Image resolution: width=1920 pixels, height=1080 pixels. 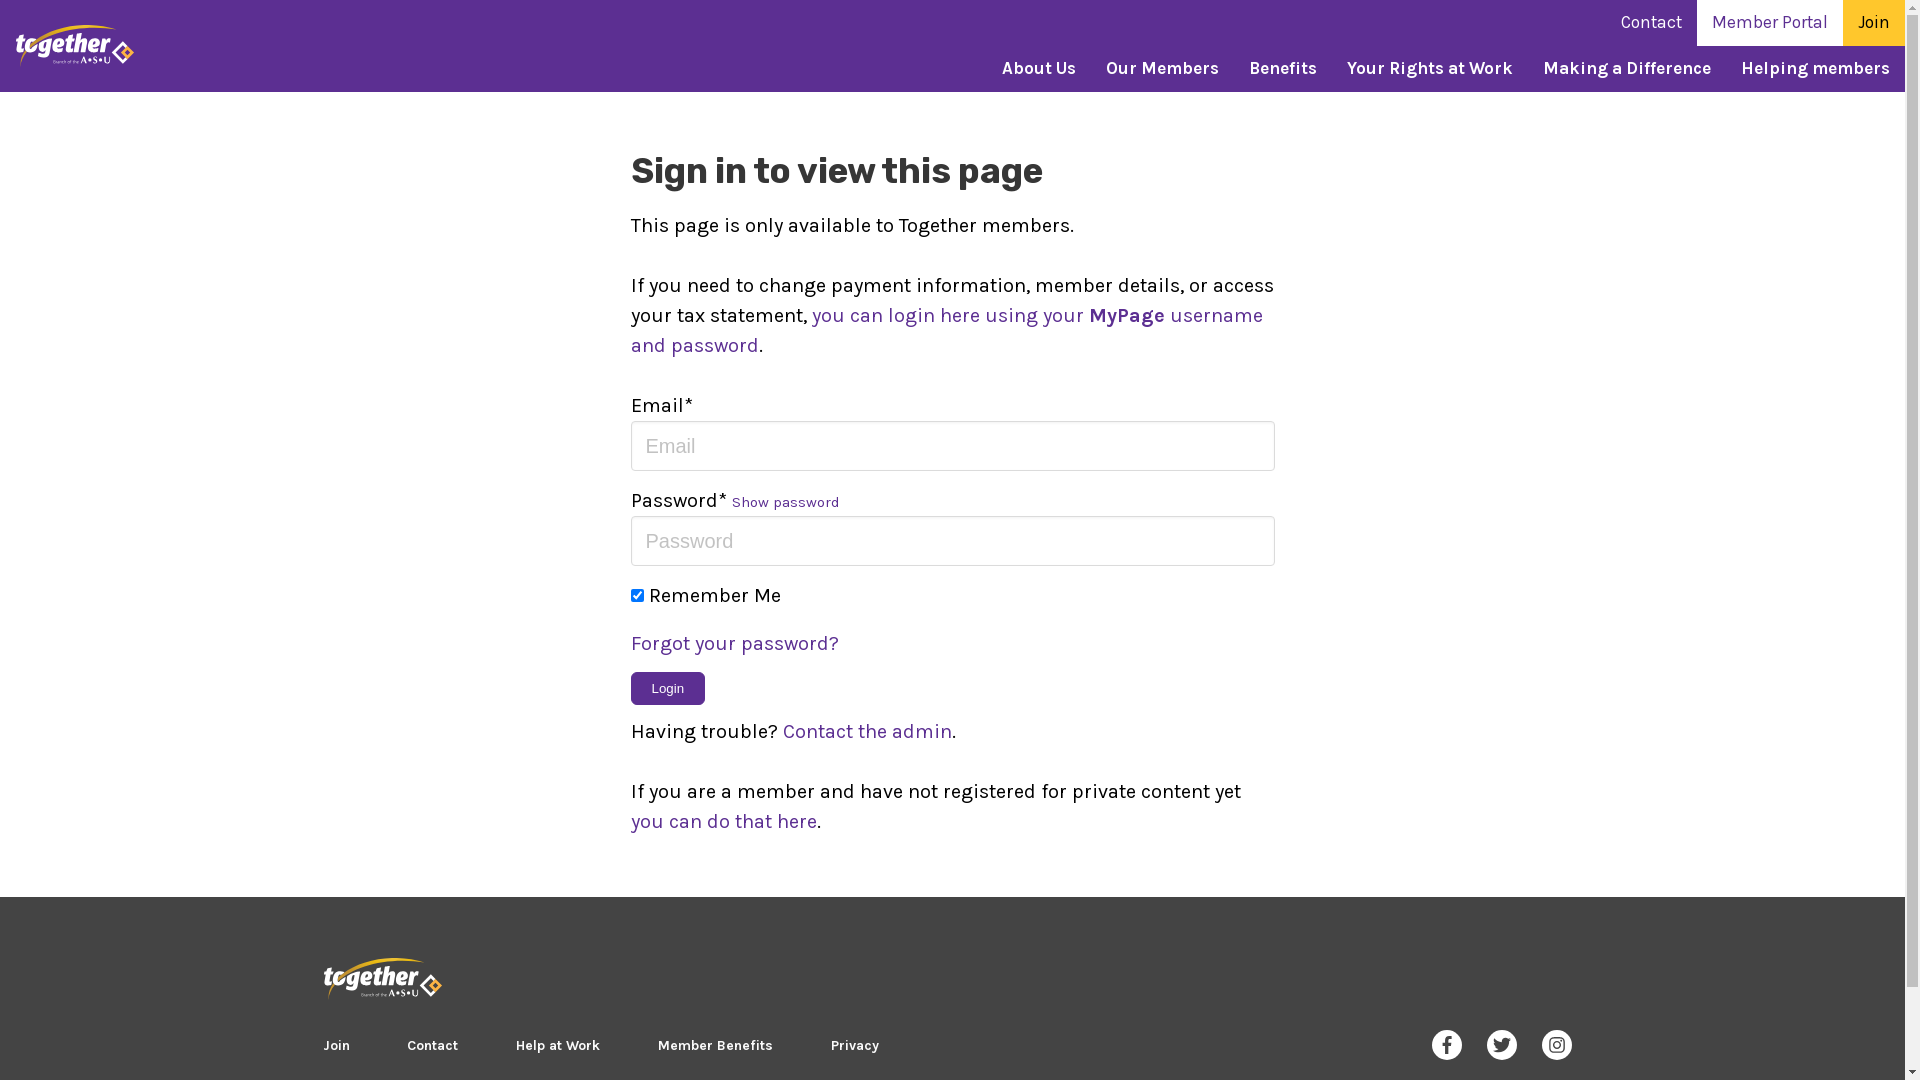 I want to click on 'Making a Difference', so click(x=1627, y=68).